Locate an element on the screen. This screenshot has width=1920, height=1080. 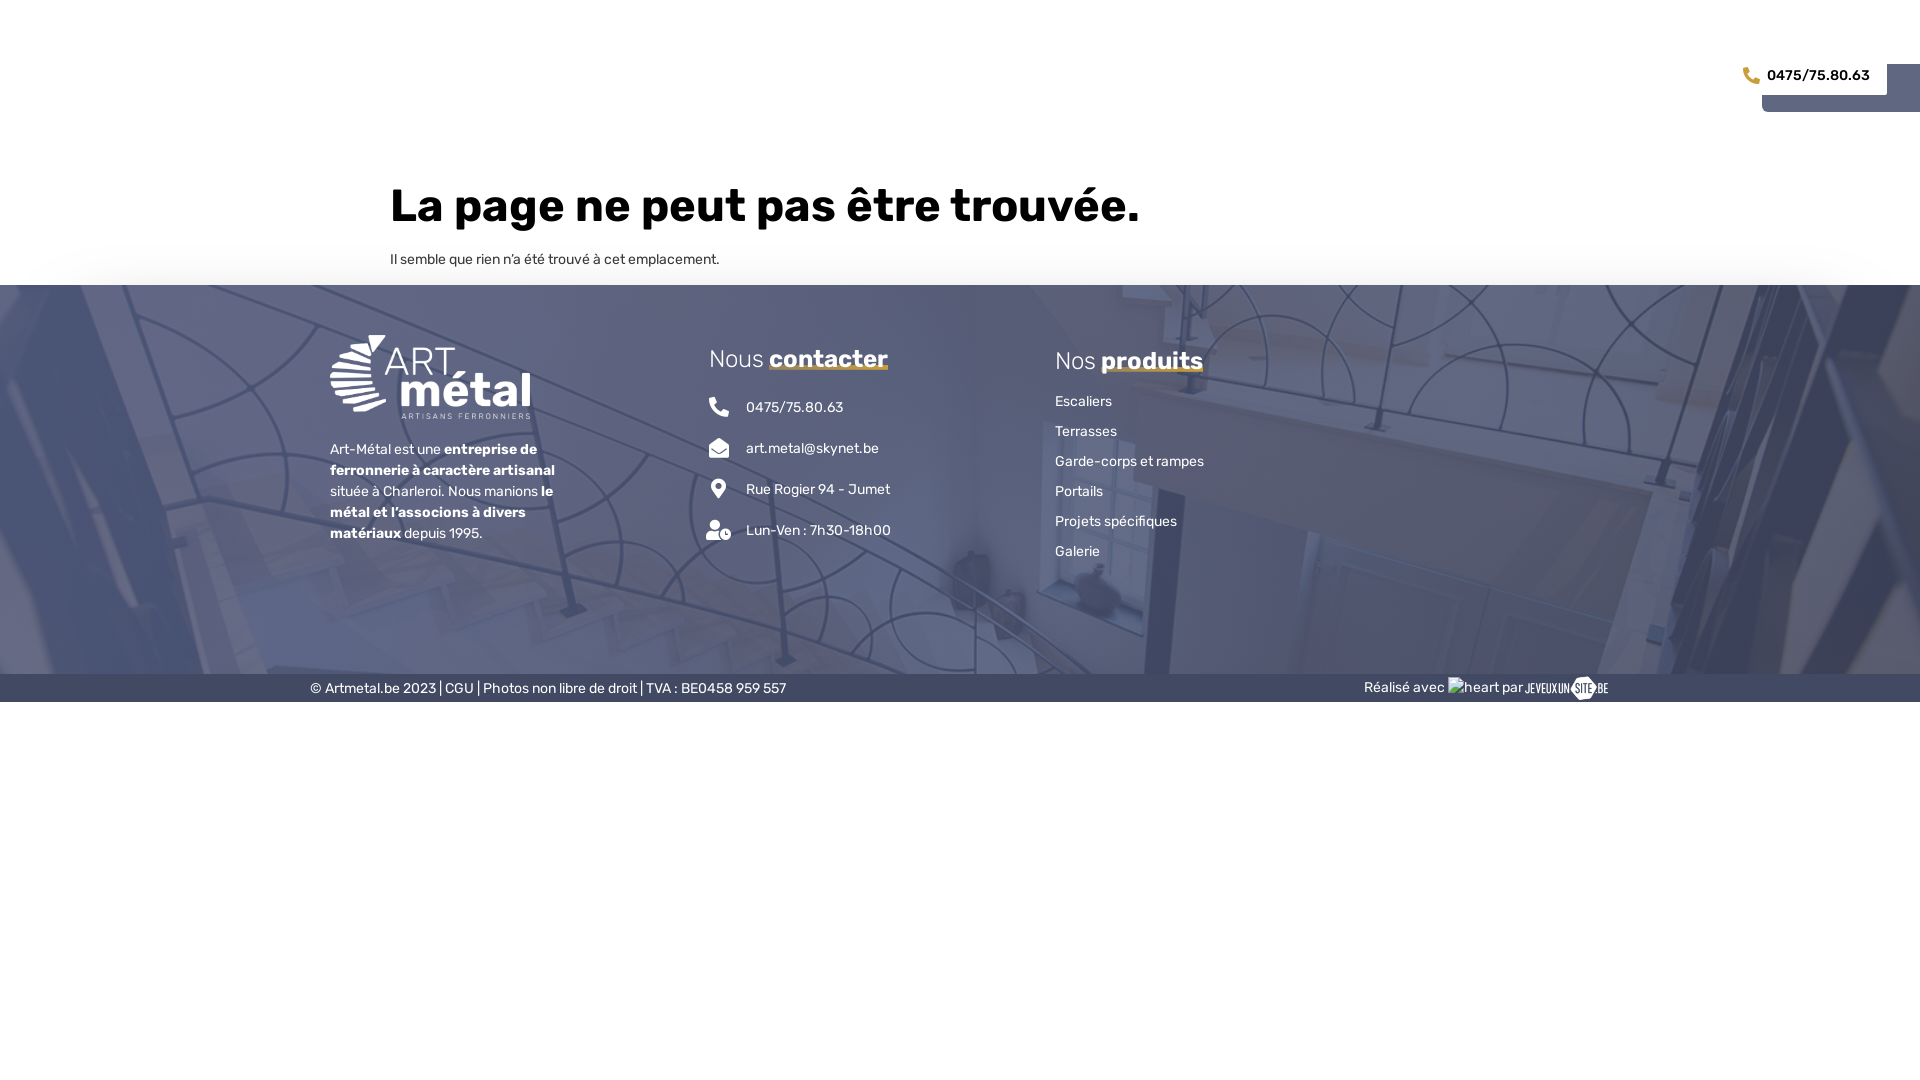
'0475/75.80.63' is located at coordinates (793, 406).